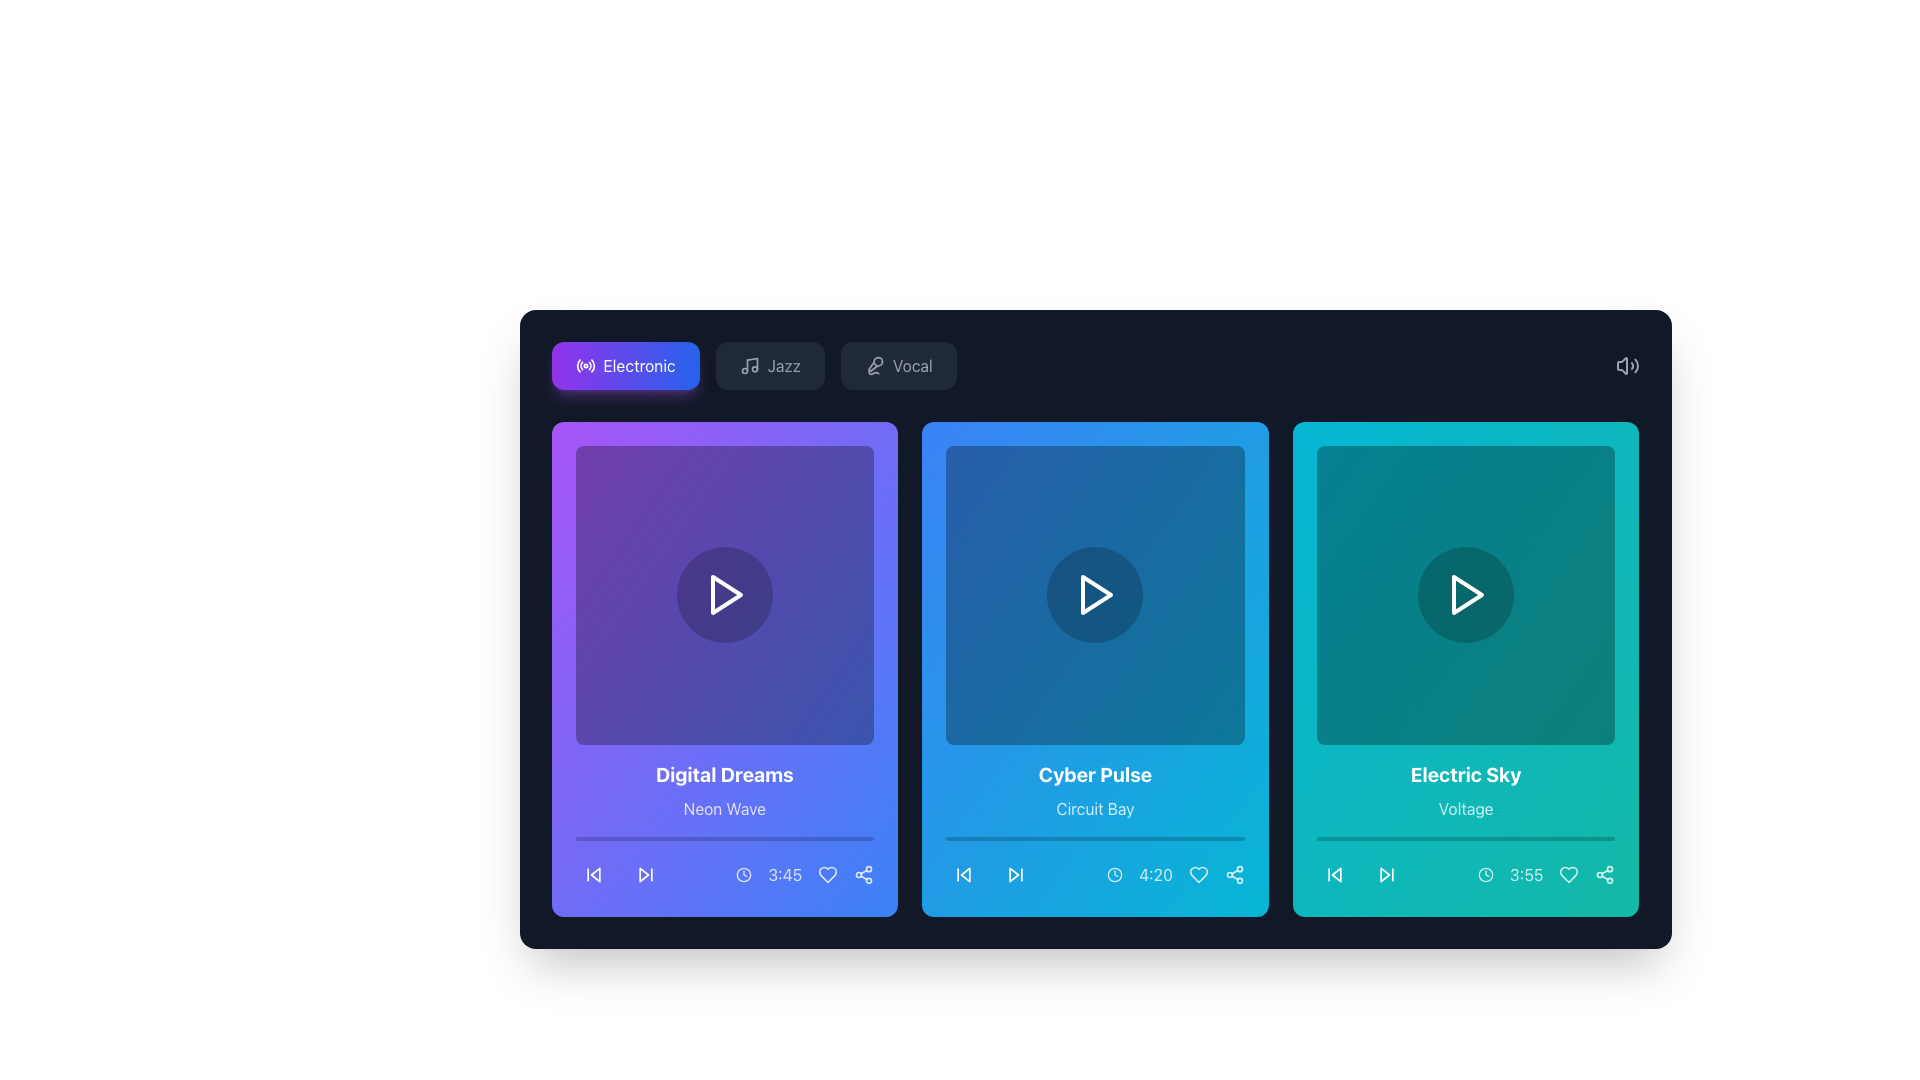 The image size is (1920, 1080). What do you see at coordinates (1385, 873) in the screenshot?
I see `the skip-forward button icon with two chevrons on a turquoise background, located at the bottom-right of the 'Electric Sky' album card` at bounding box center [1385, 873].